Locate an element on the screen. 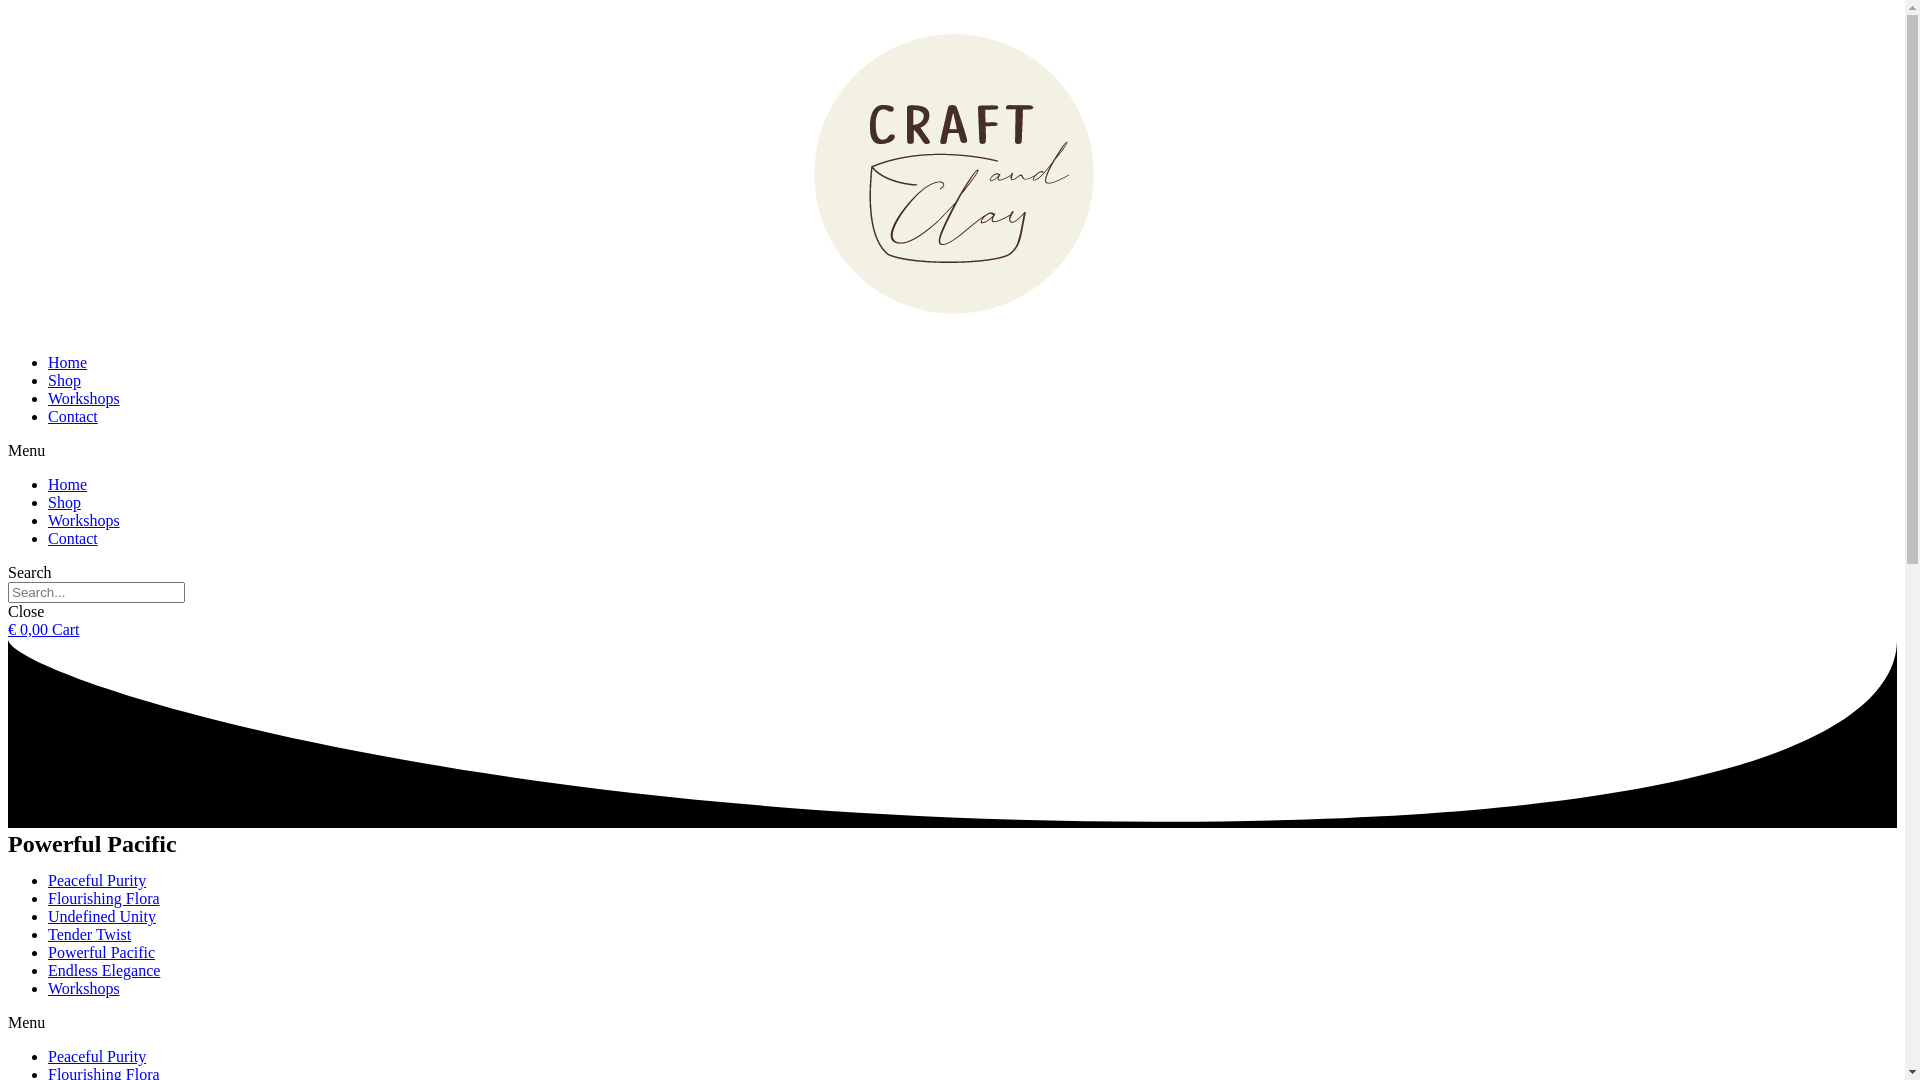  'Endless Elegance' is located at coordinates (103, 969).